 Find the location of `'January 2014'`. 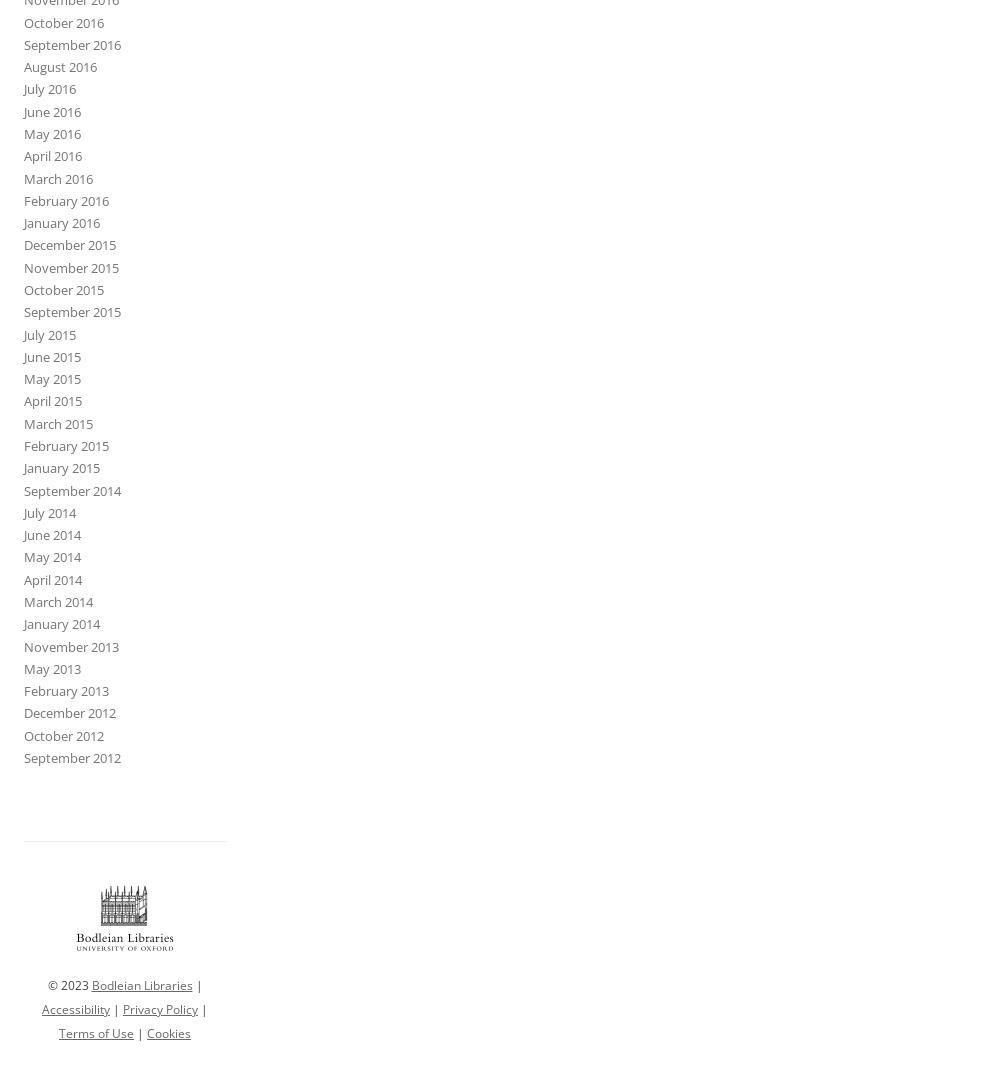

'January 2014' is located at coordinates (61, 623).